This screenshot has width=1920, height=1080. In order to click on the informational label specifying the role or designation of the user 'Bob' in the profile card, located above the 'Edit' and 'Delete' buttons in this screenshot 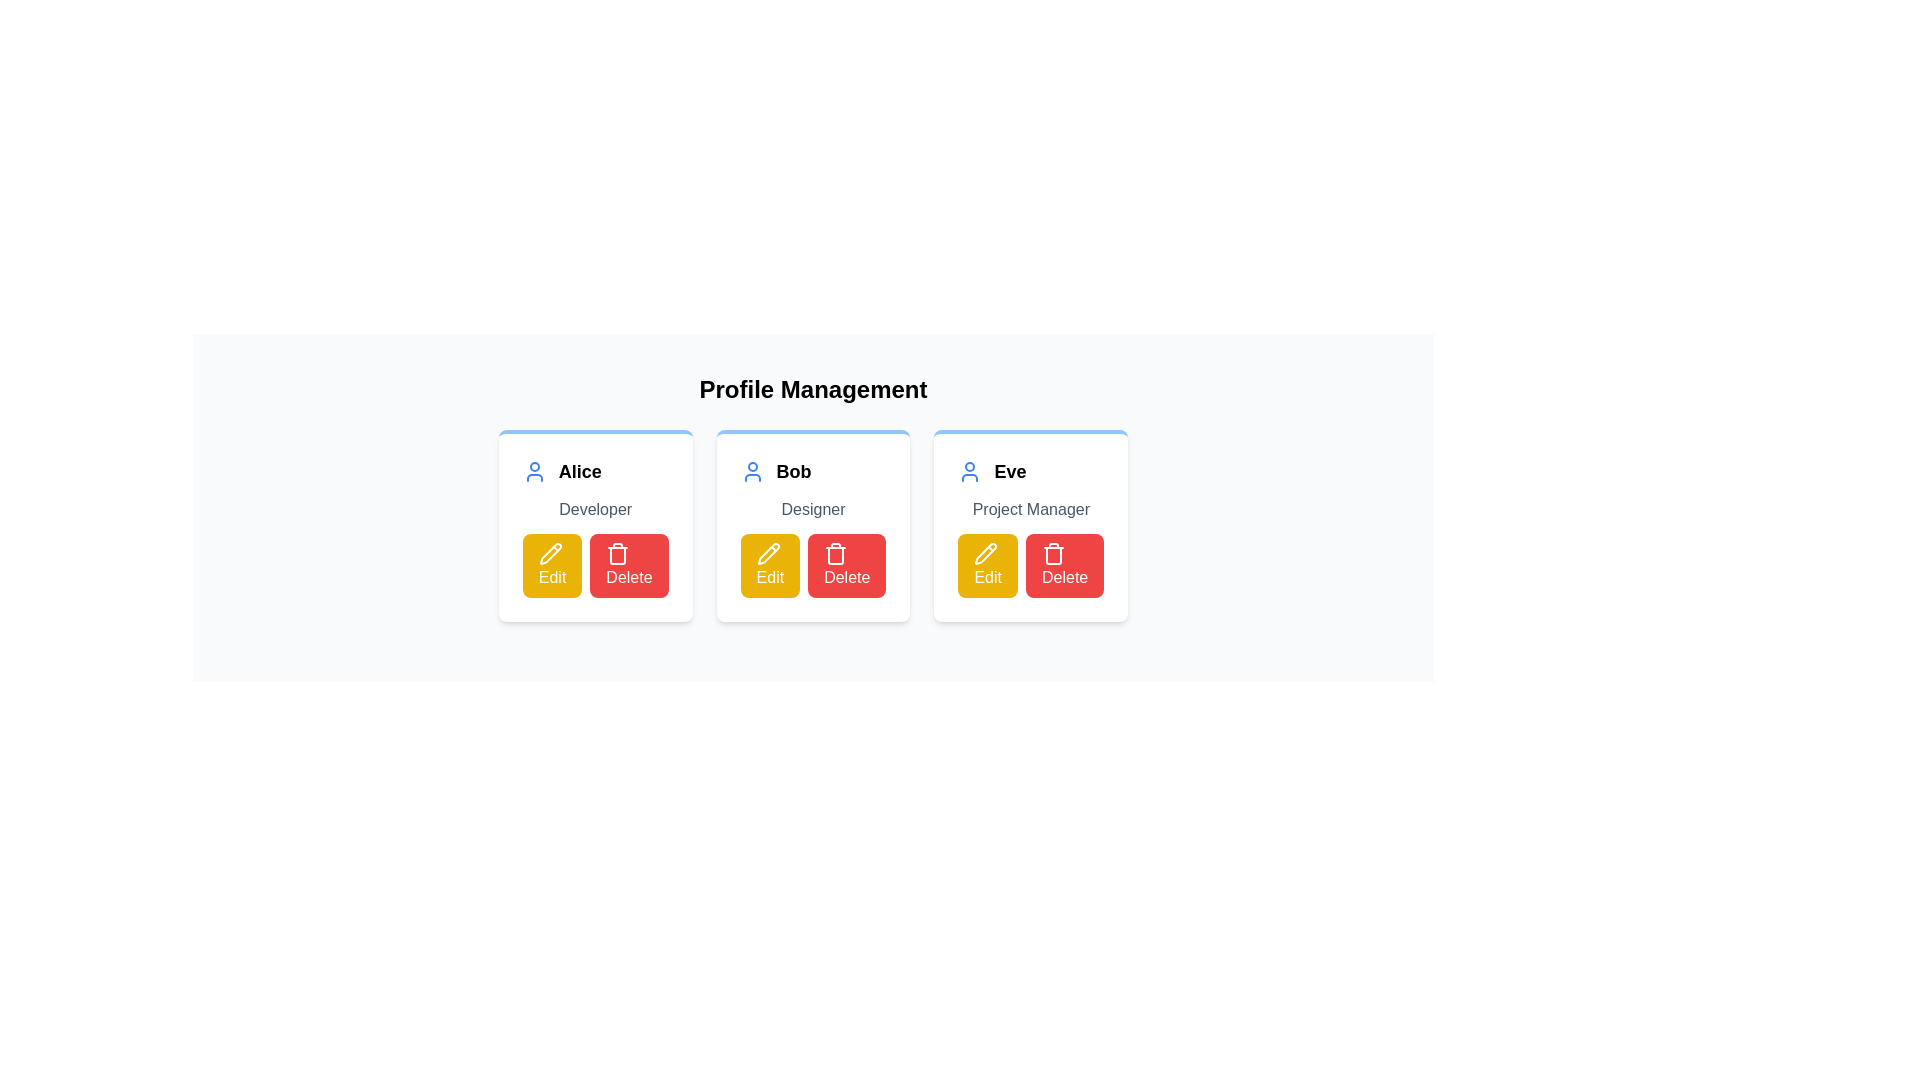, I will do `click(813, 508)`.